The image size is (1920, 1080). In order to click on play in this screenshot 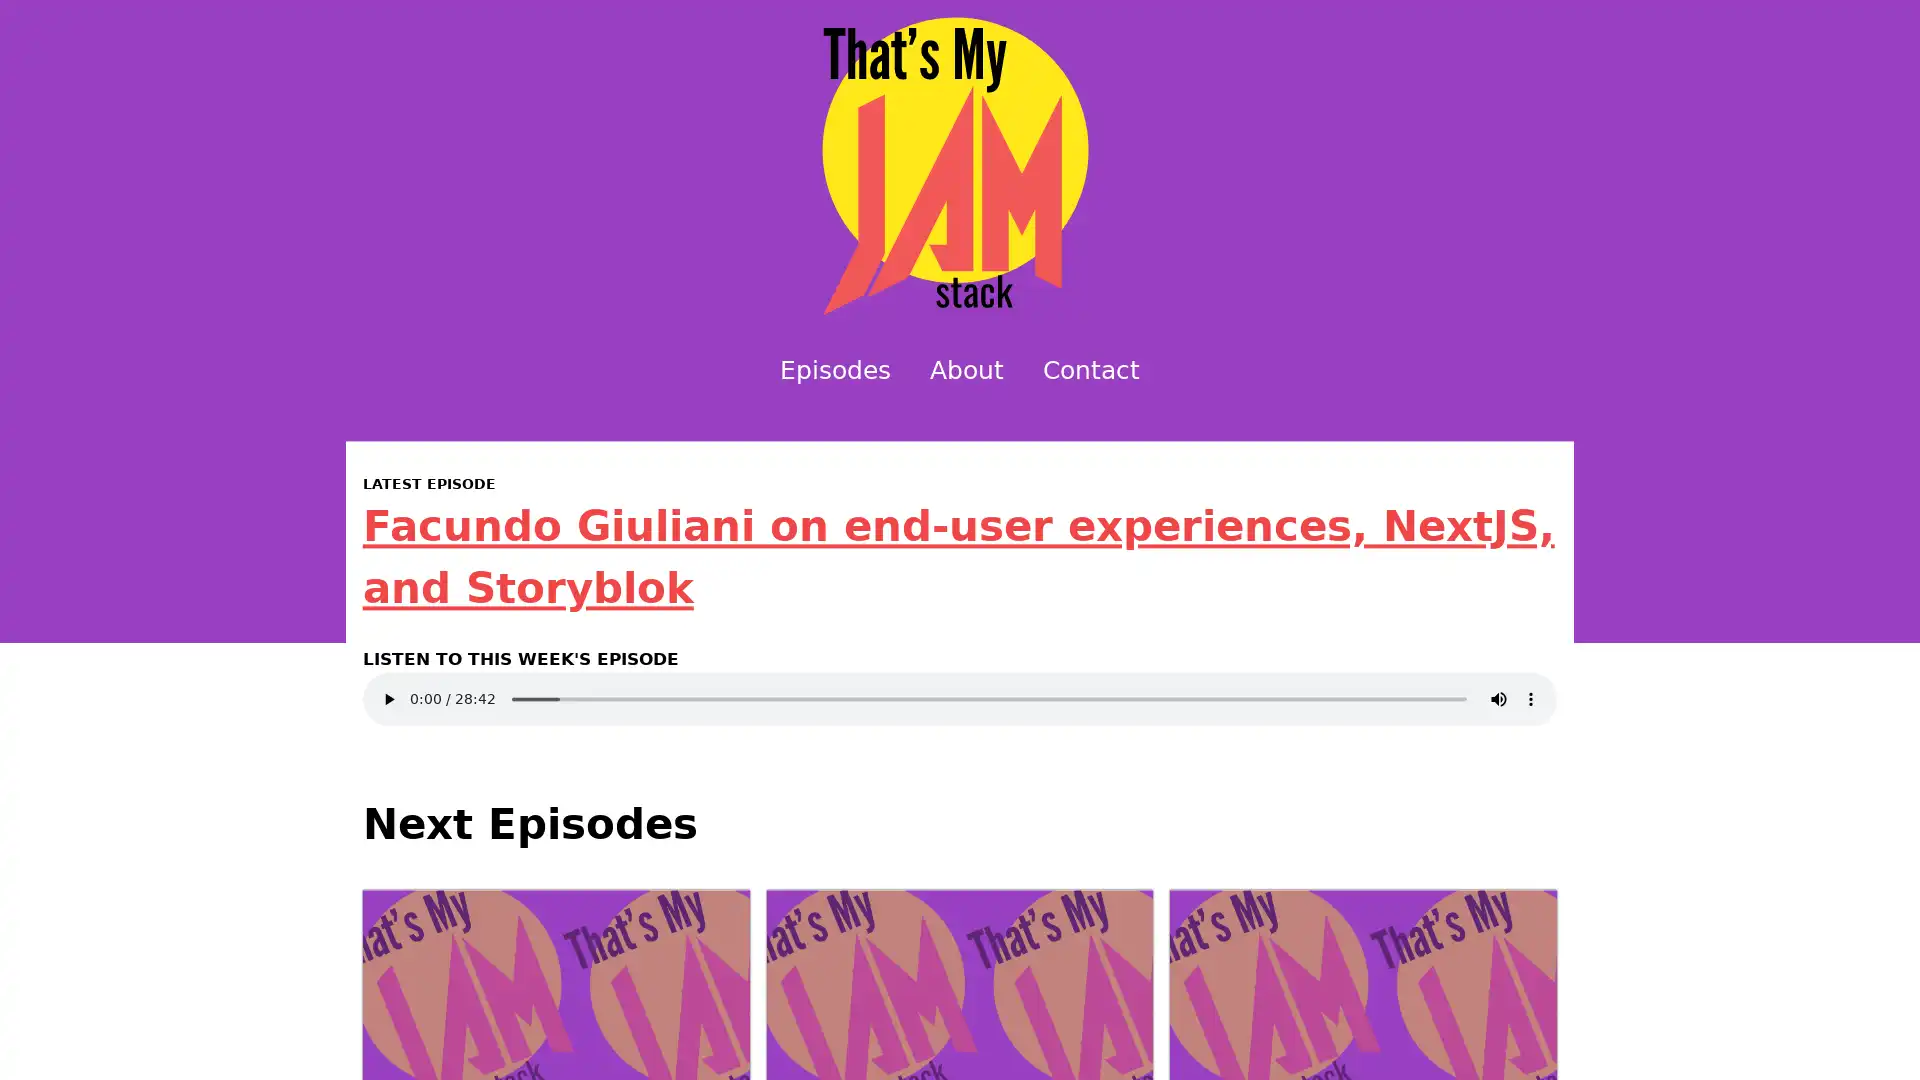, I will do `click(388, 697)`.